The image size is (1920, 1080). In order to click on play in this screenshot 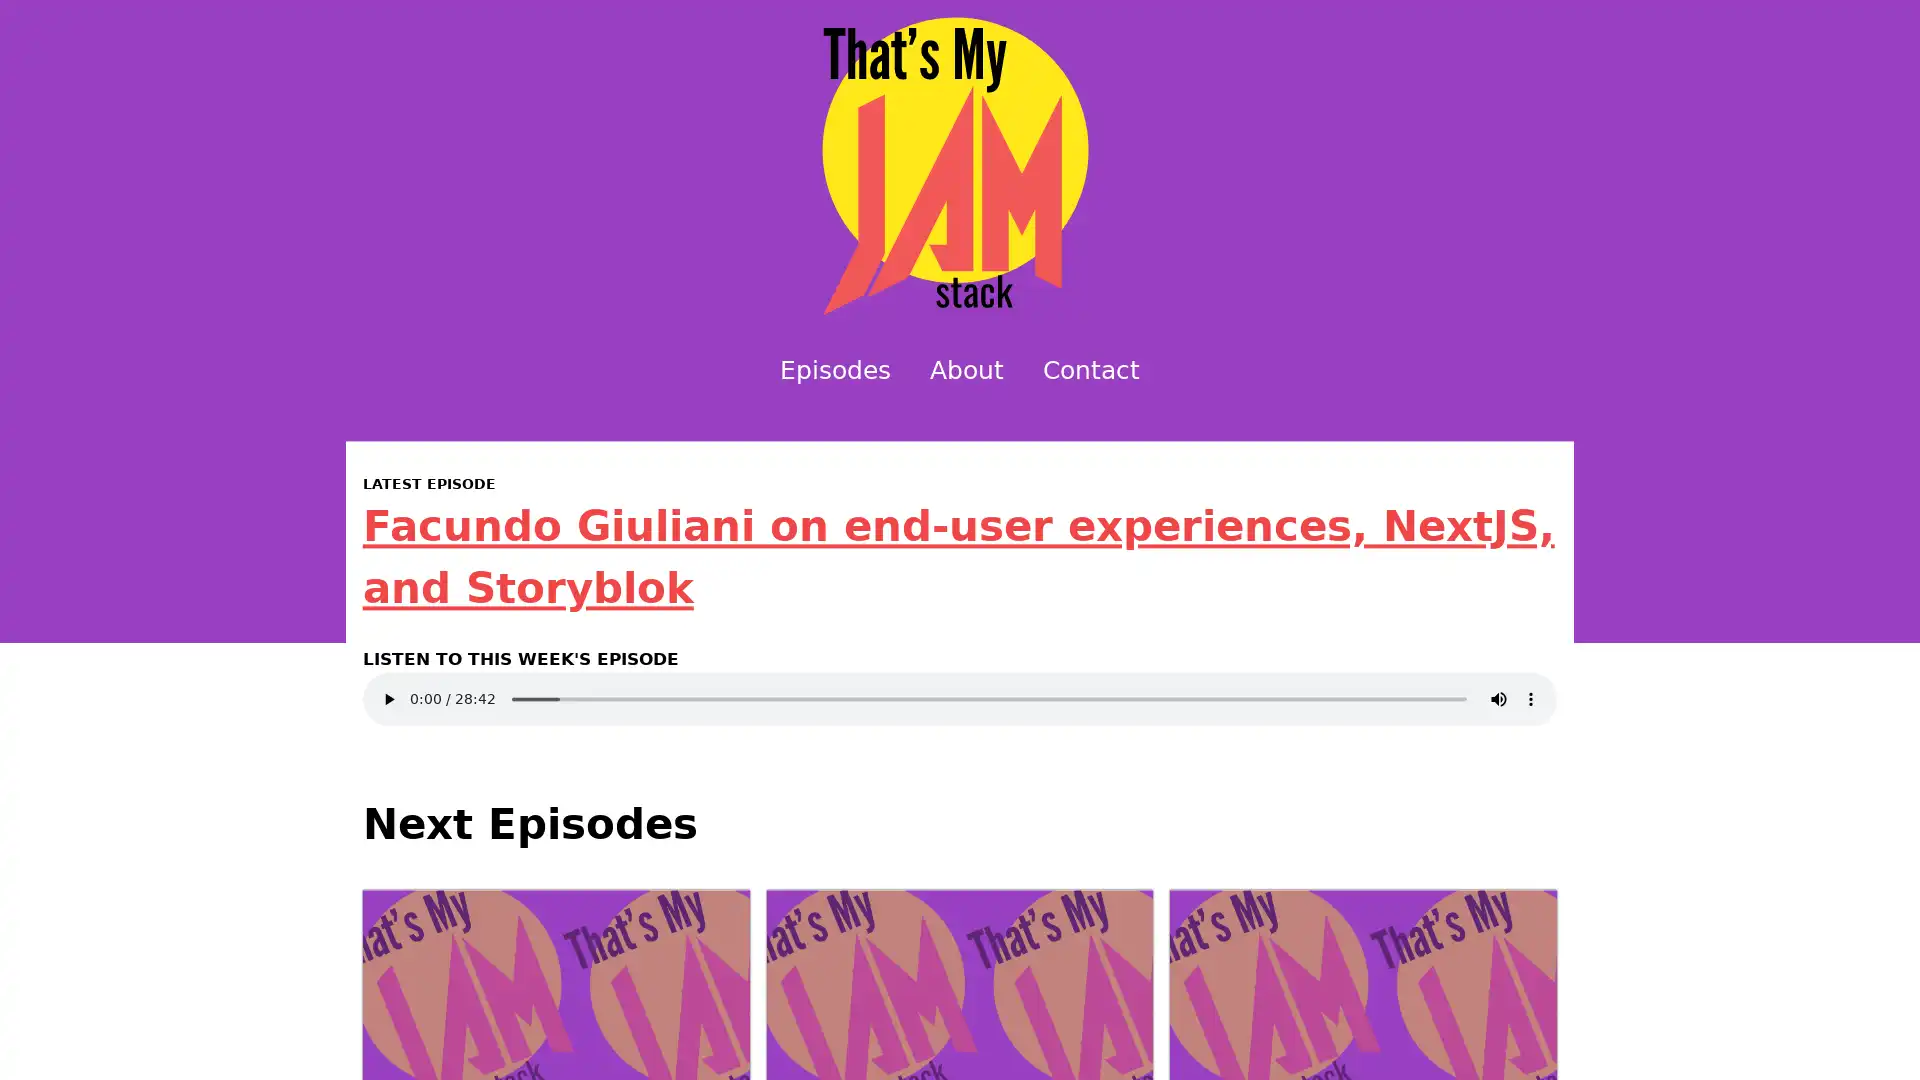, I will do `click(388, 697)`.